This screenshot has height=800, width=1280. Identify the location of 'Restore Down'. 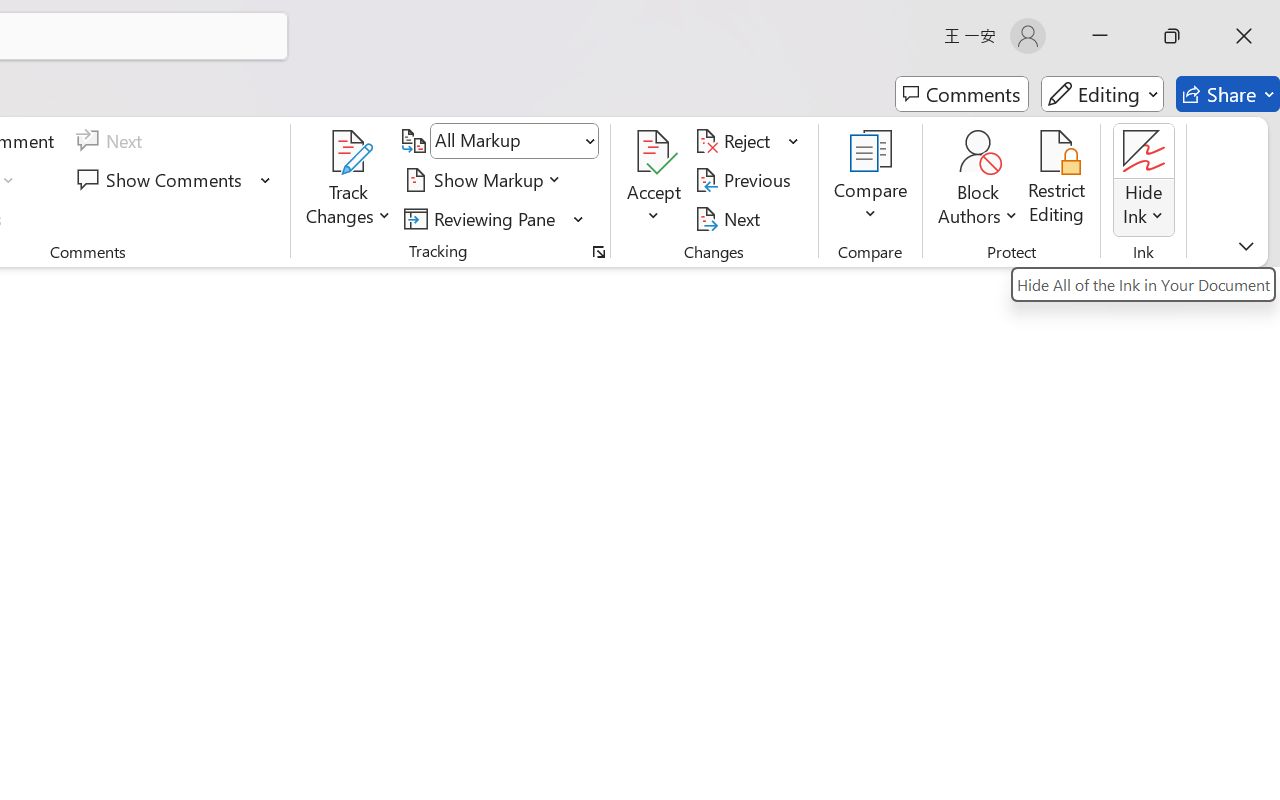
(1172, 35).